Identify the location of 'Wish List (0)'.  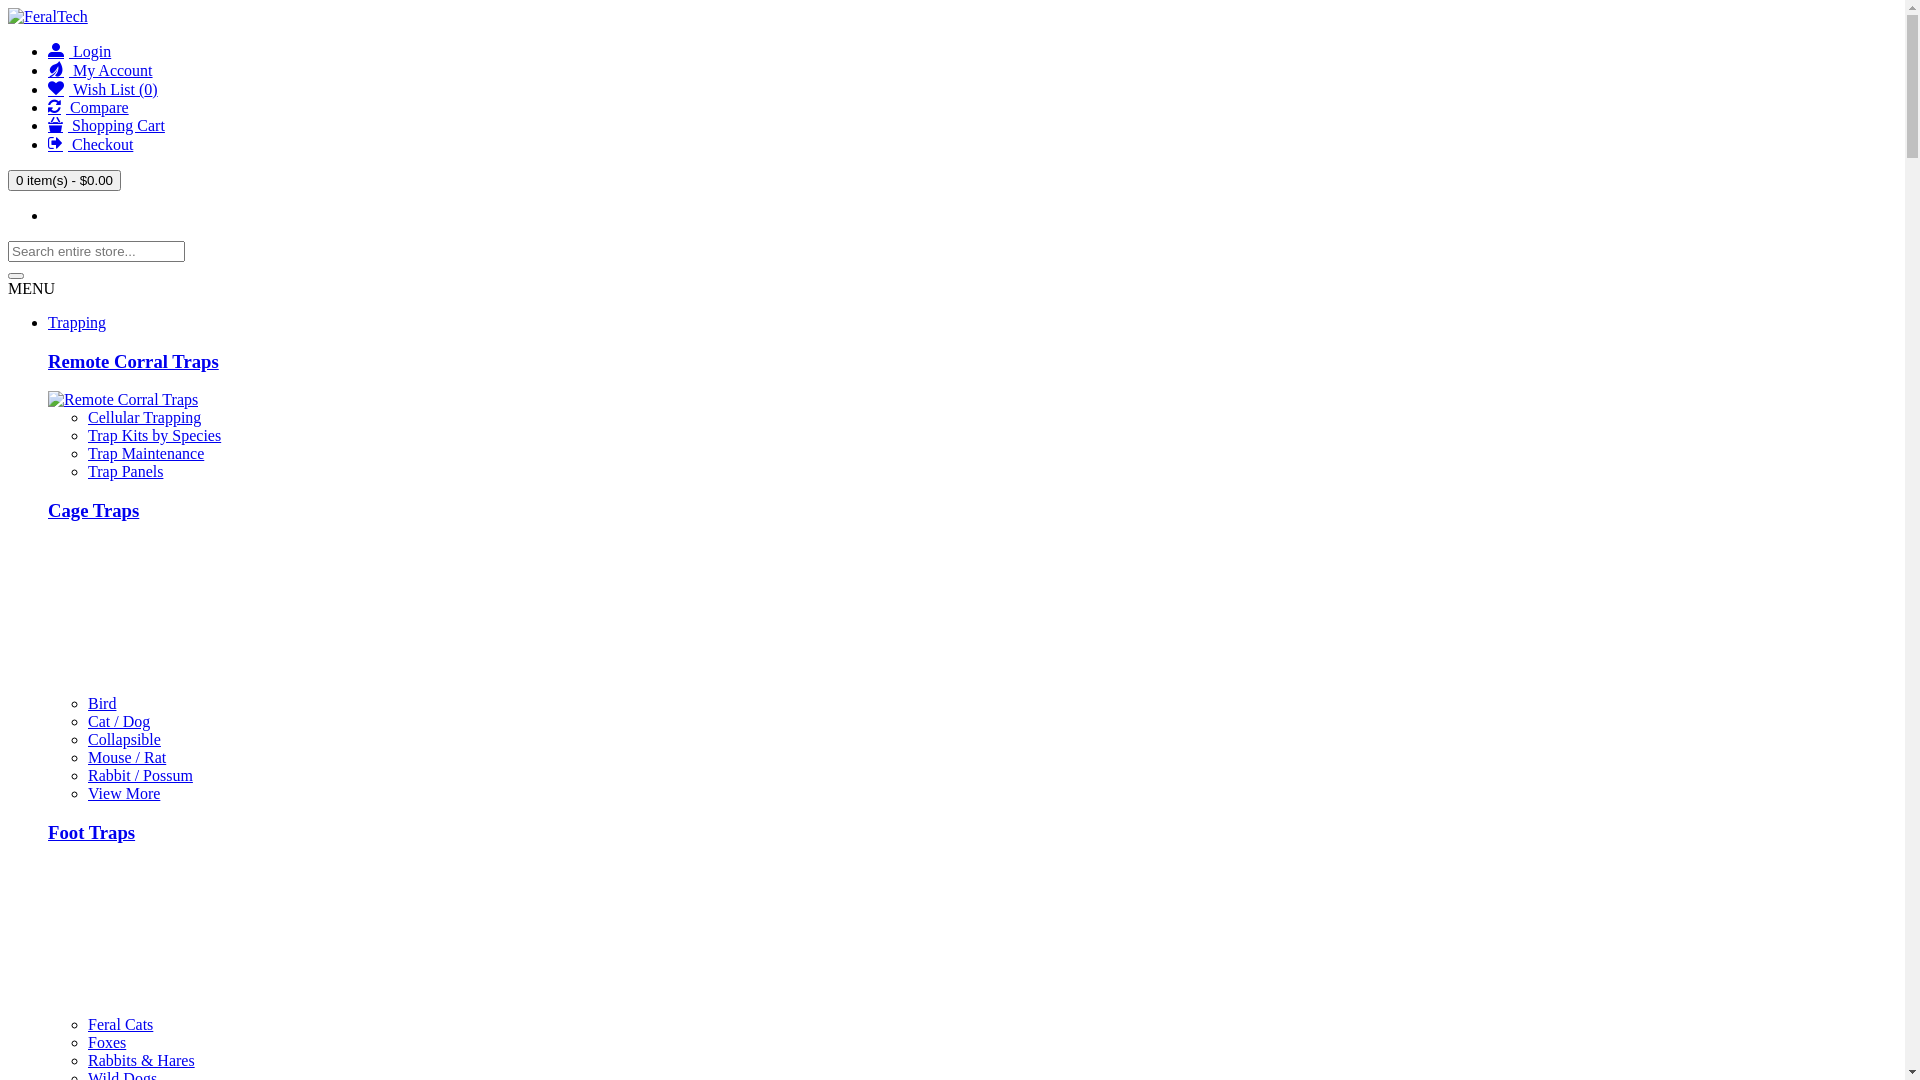
(101, 88).